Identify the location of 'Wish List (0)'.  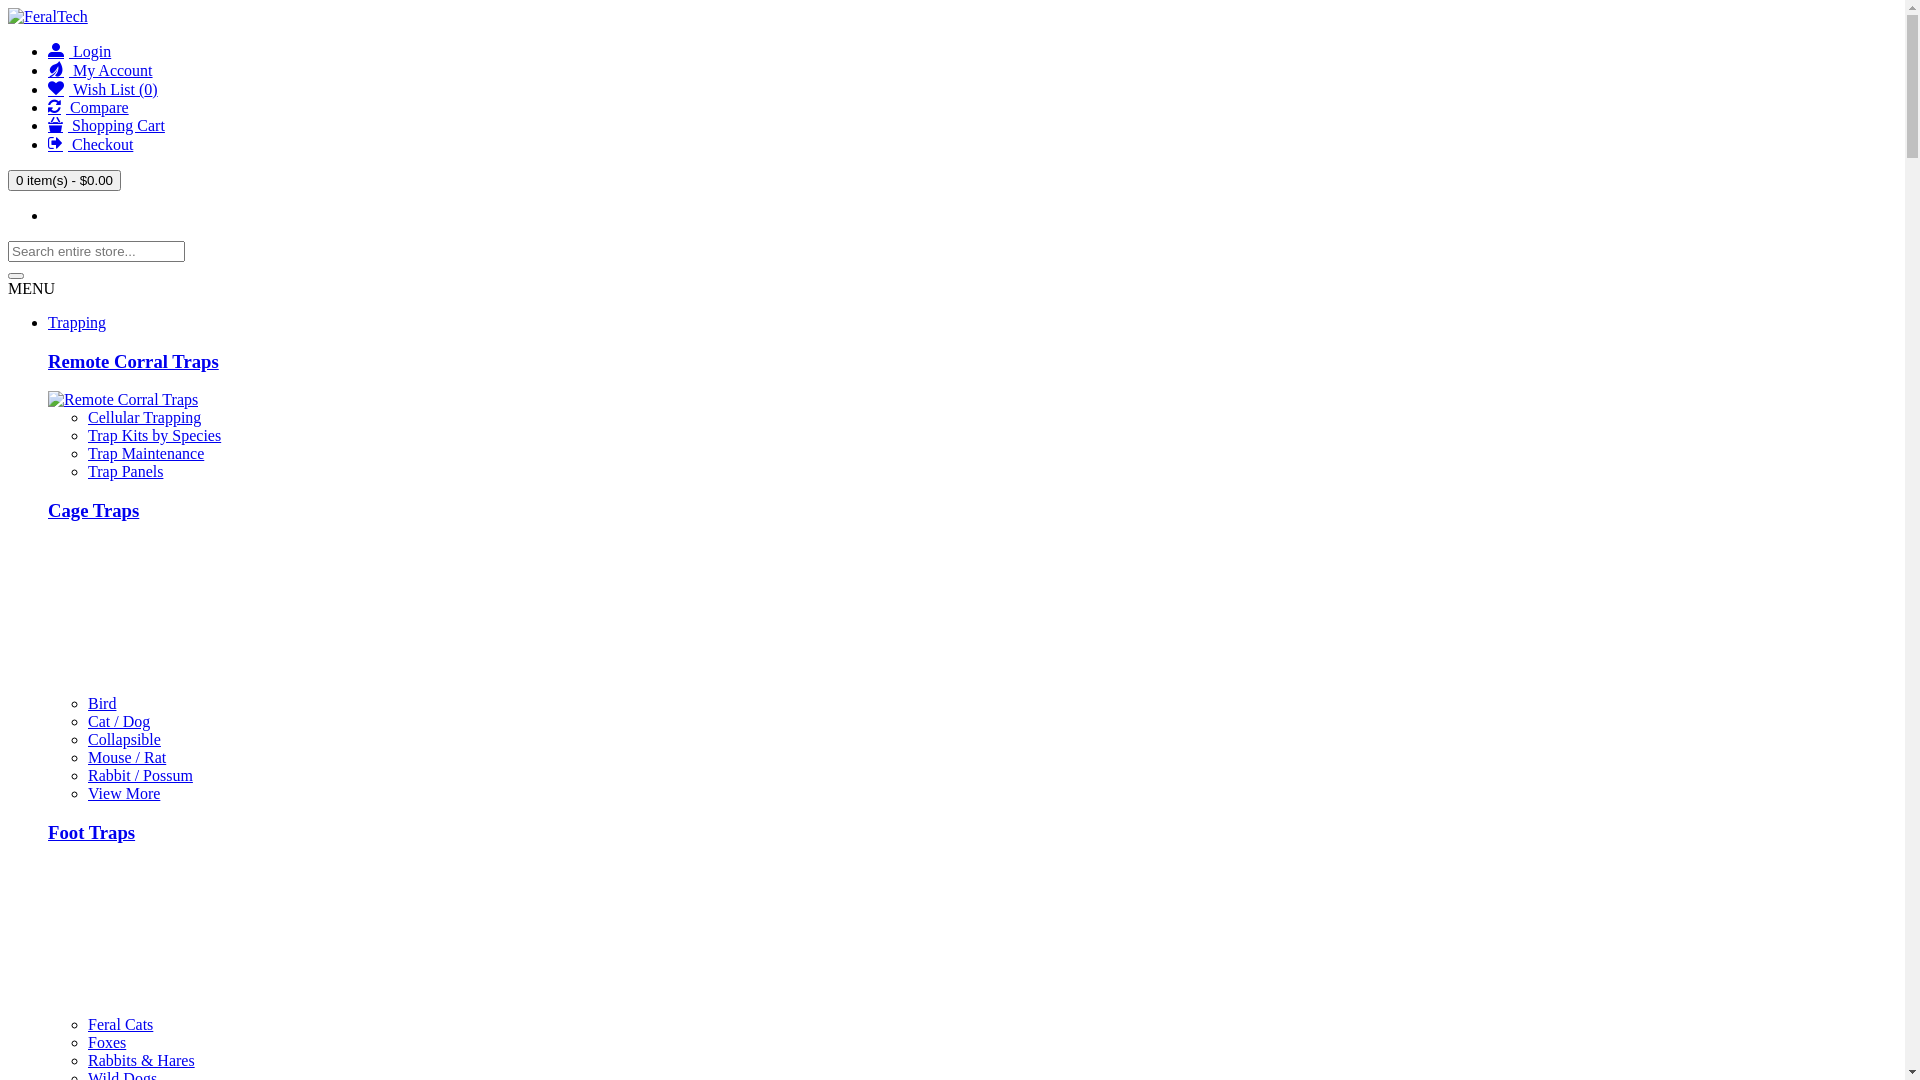
(101, 88).